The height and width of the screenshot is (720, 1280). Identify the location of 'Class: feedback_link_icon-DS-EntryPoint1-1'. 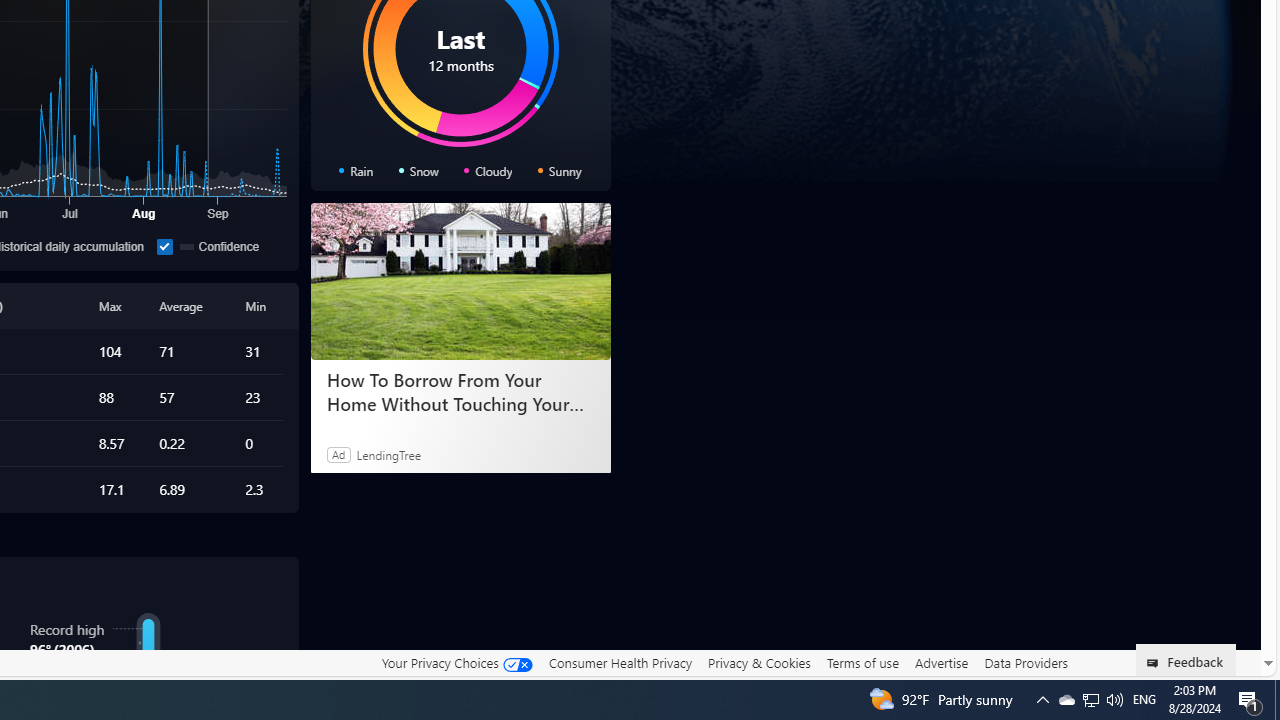
(1156, 663).